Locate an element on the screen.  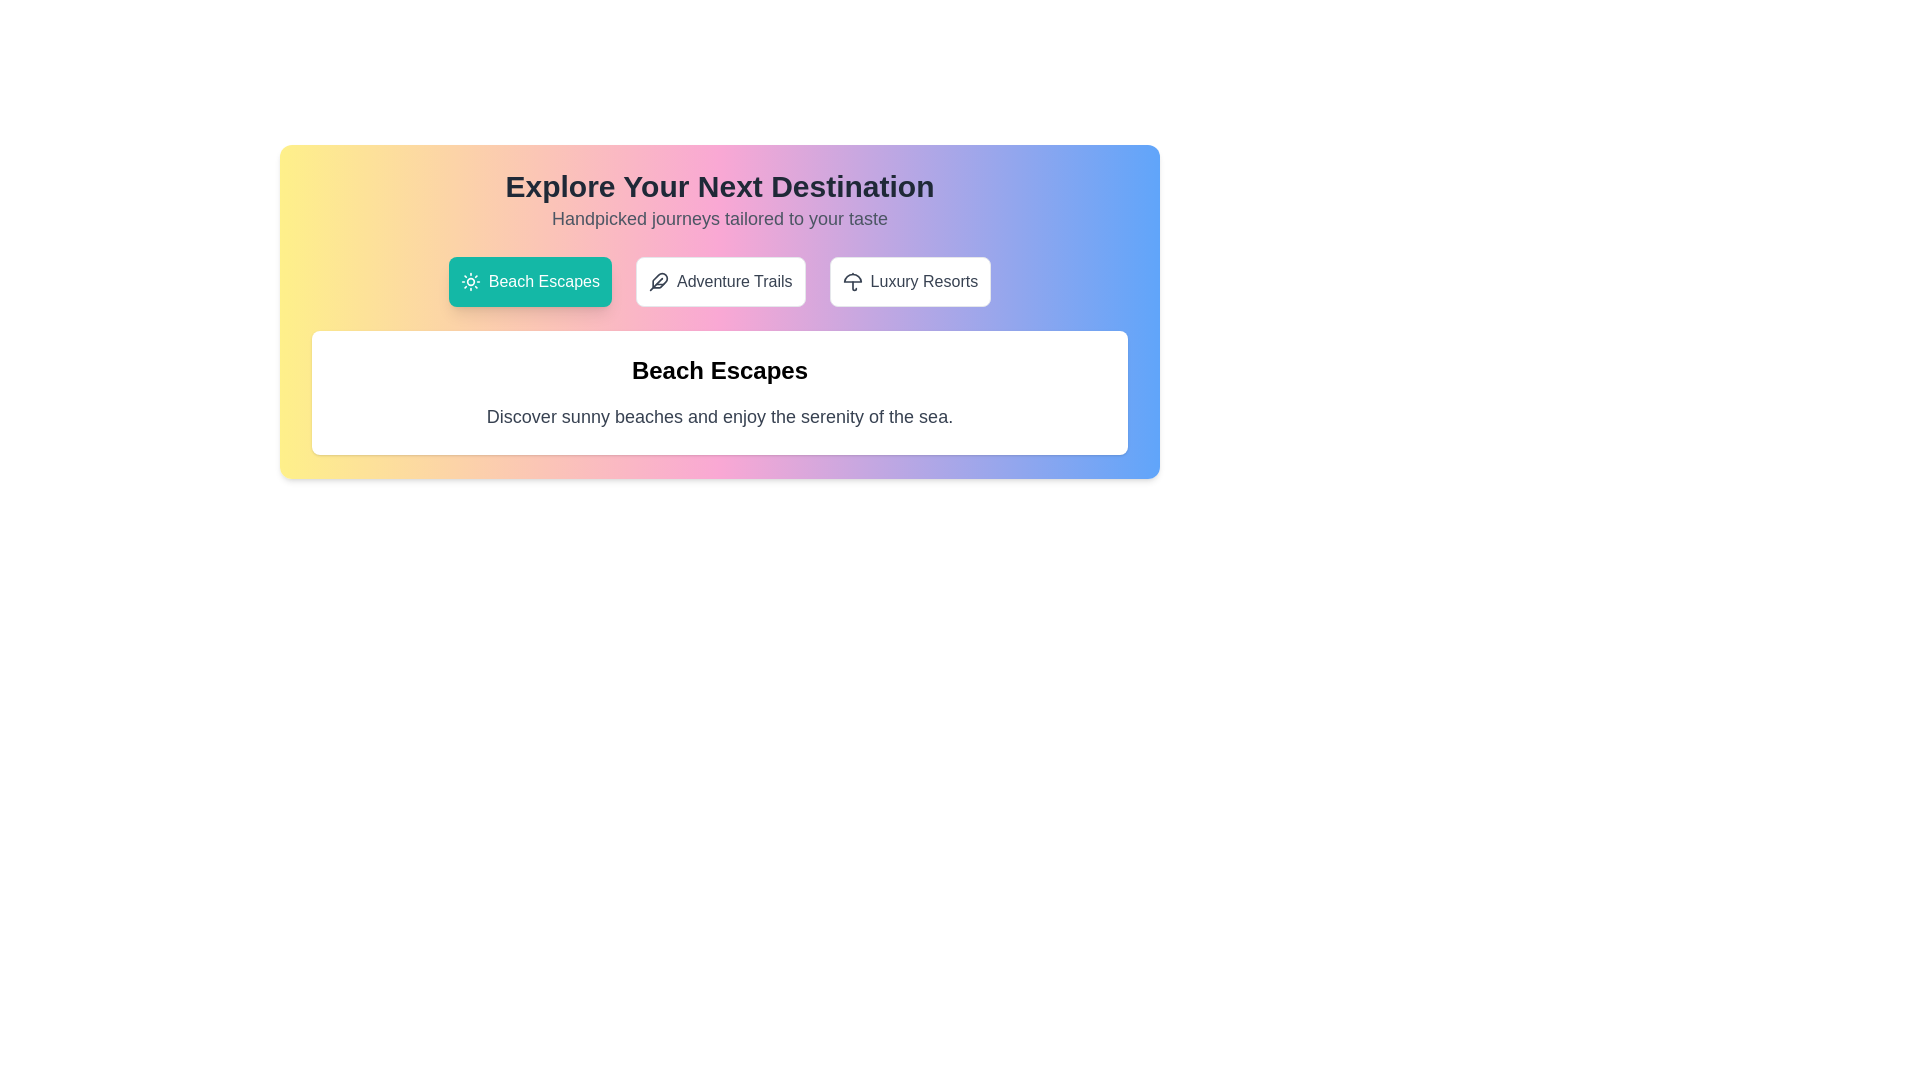
the tab labeled 'Beach Escapes' is located at coordinates (530, 281).